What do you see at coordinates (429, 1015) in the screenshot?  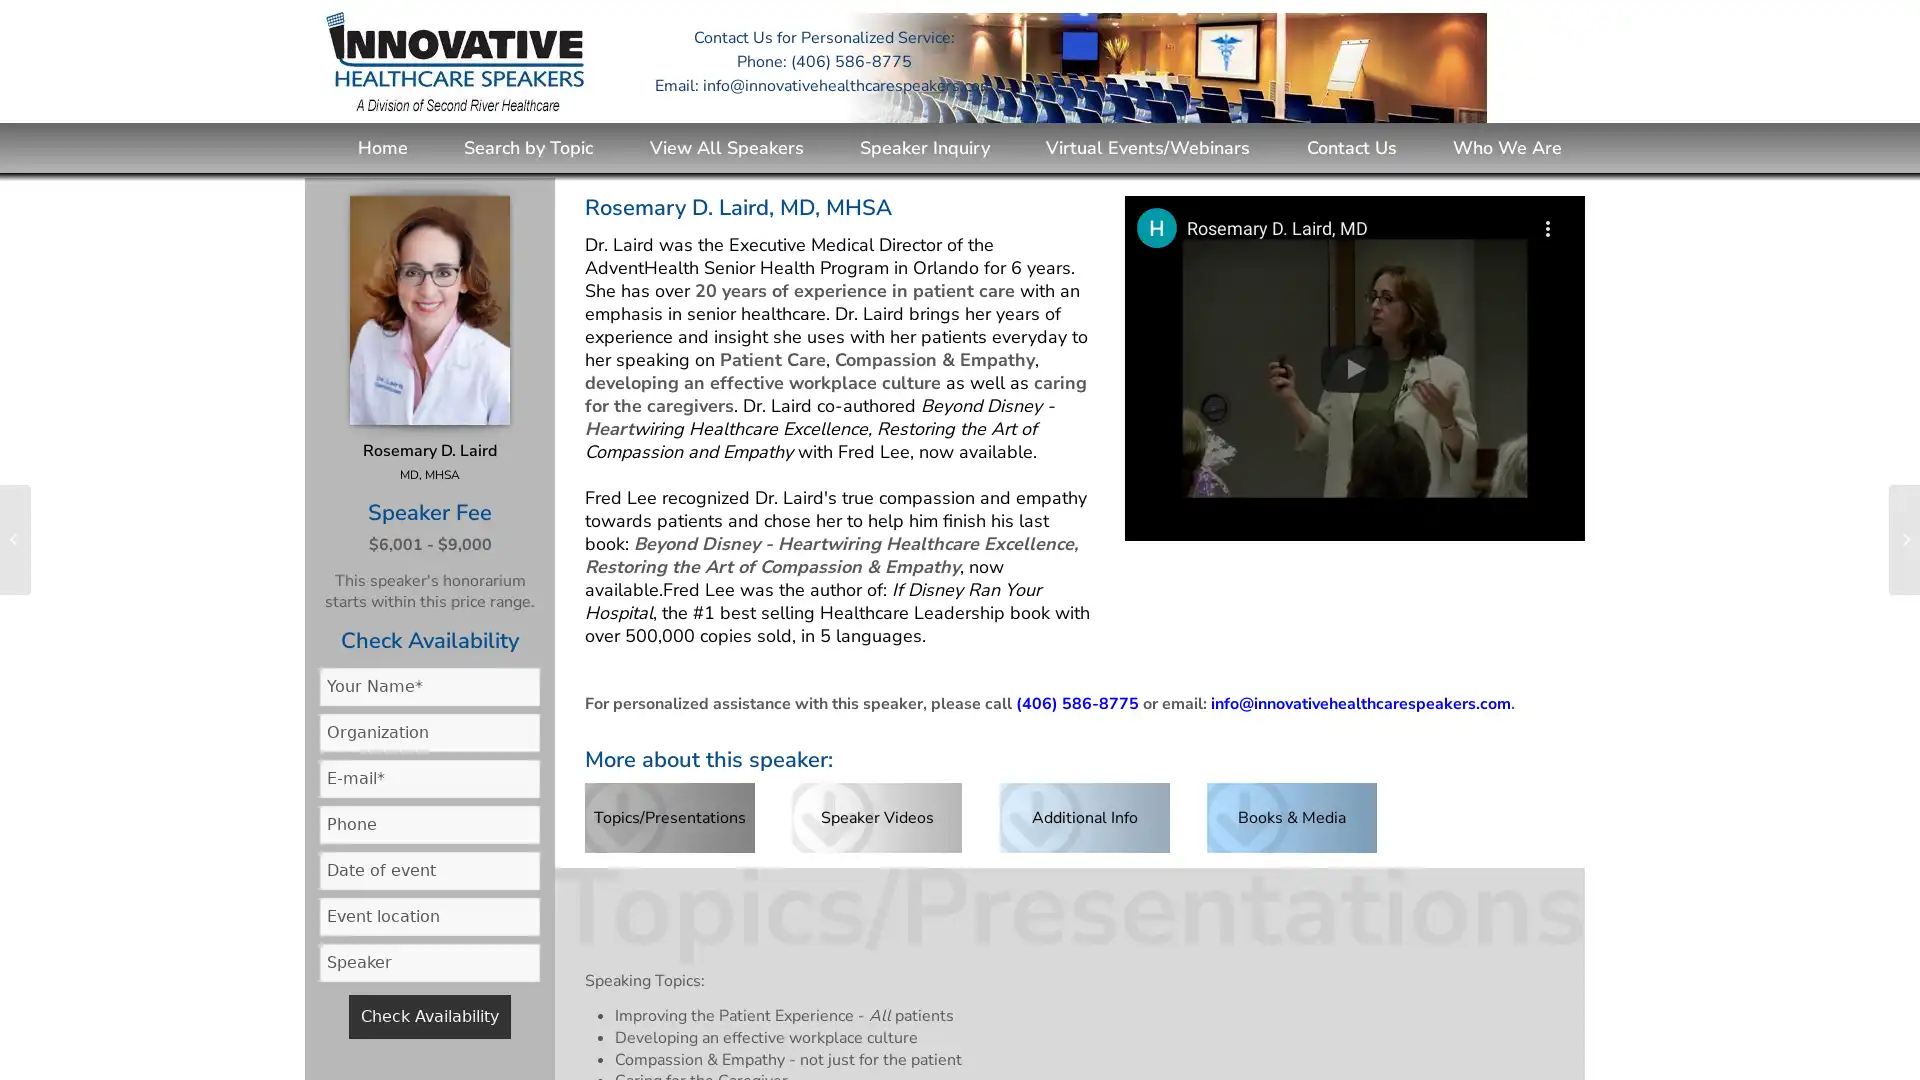 I see `Check Availability` at bounding box center [429, 1015].